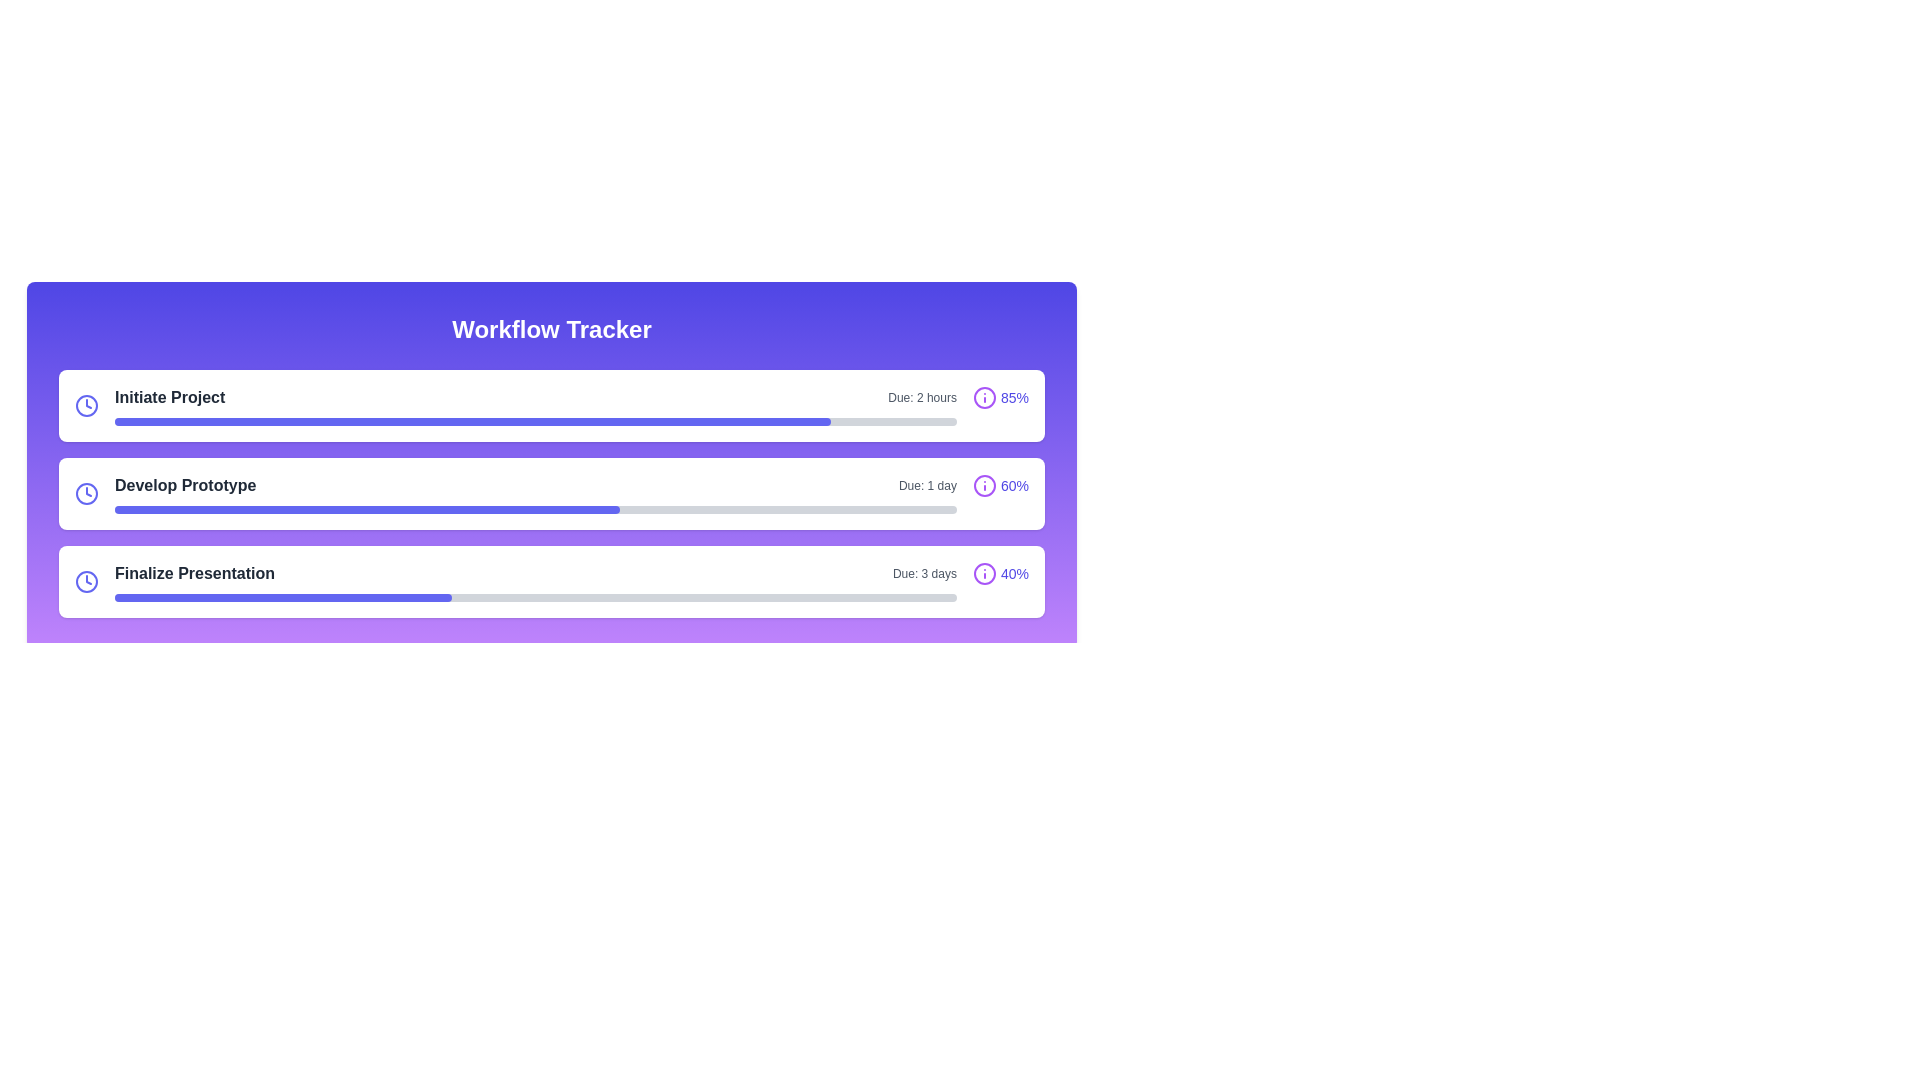 The height and width of the screenshot is (1080, 1920). Describe the element at coordinates (471, 420) in the screenshot. I see `the progress bar that visually represents 85% completion of the 'Initiate Project' task in the 'Workflow Tracker' interface` at that location.